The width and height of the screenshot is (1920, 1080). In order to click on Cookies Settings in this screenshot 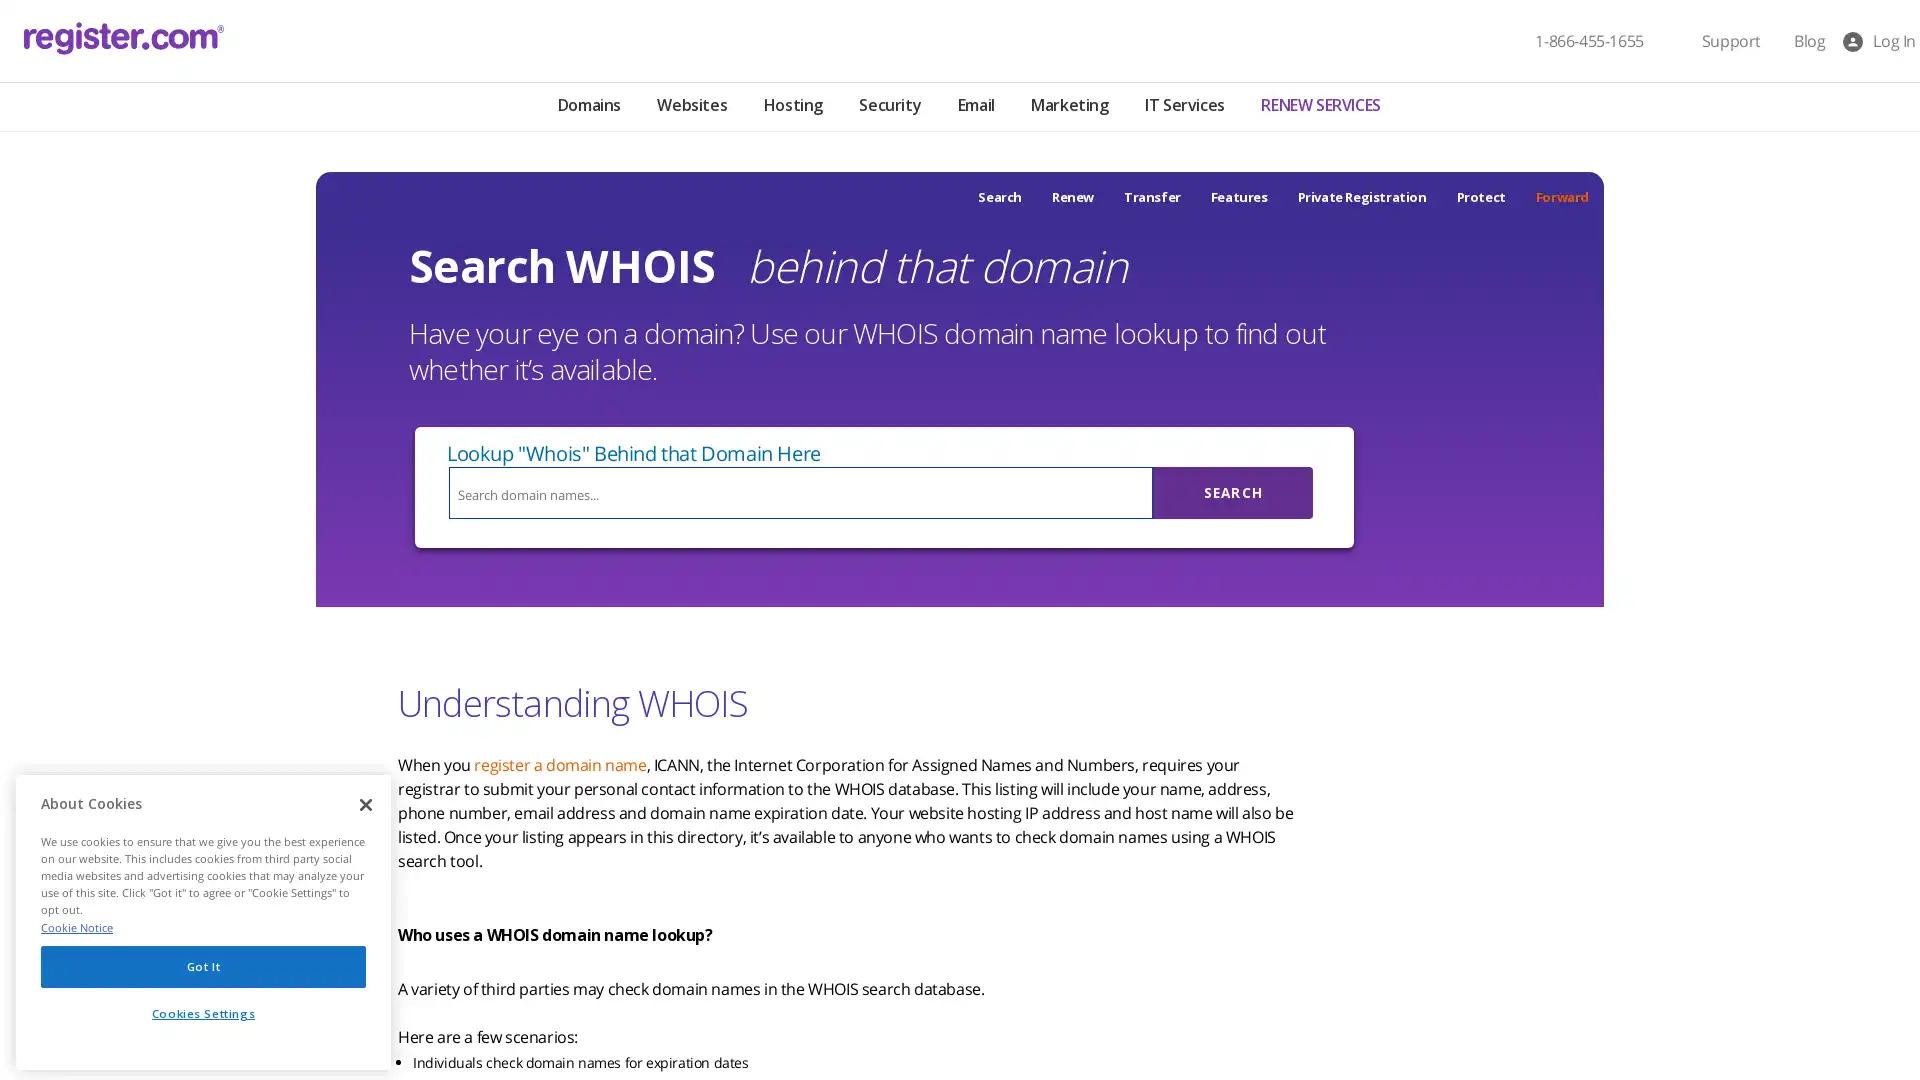, I will do `click(203, 1013)`.